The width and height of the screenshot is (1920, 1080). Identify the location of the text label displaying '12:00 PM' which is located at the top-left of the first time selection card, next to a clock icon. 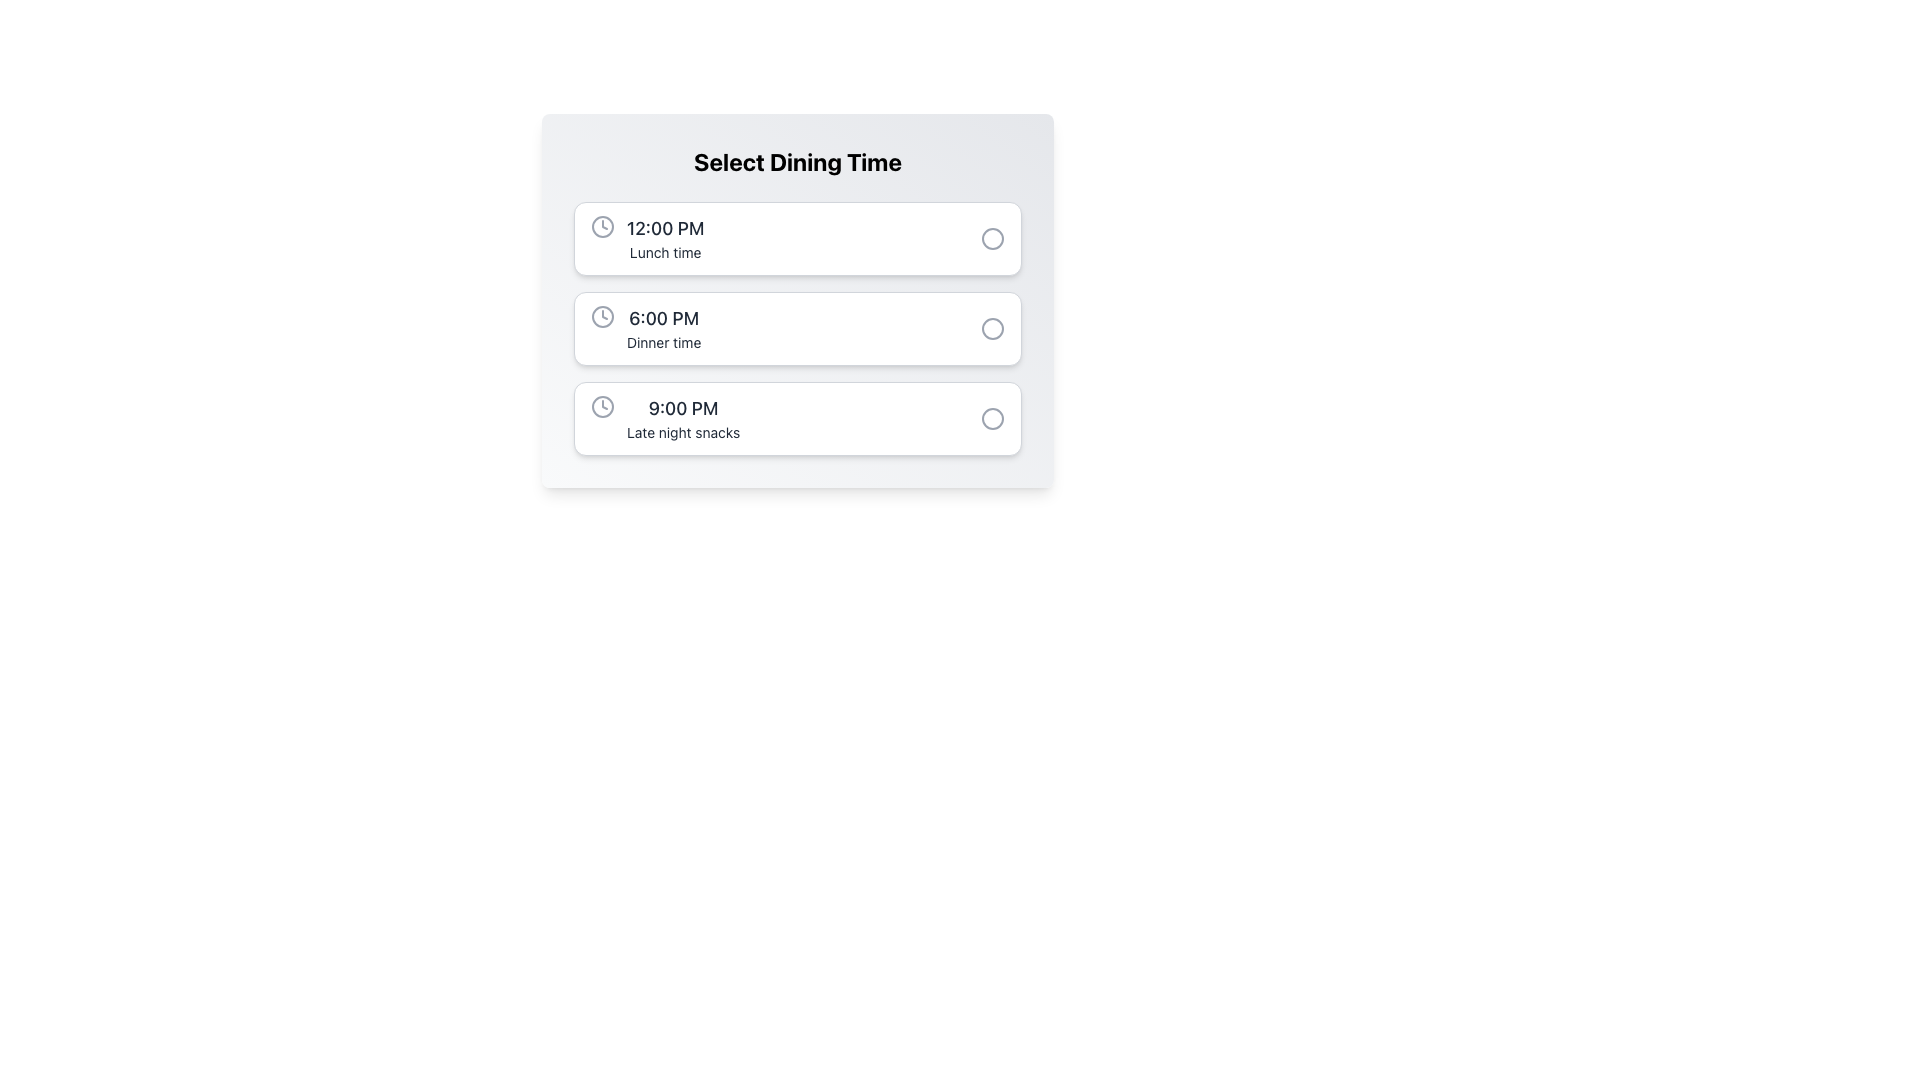
(665, 227).